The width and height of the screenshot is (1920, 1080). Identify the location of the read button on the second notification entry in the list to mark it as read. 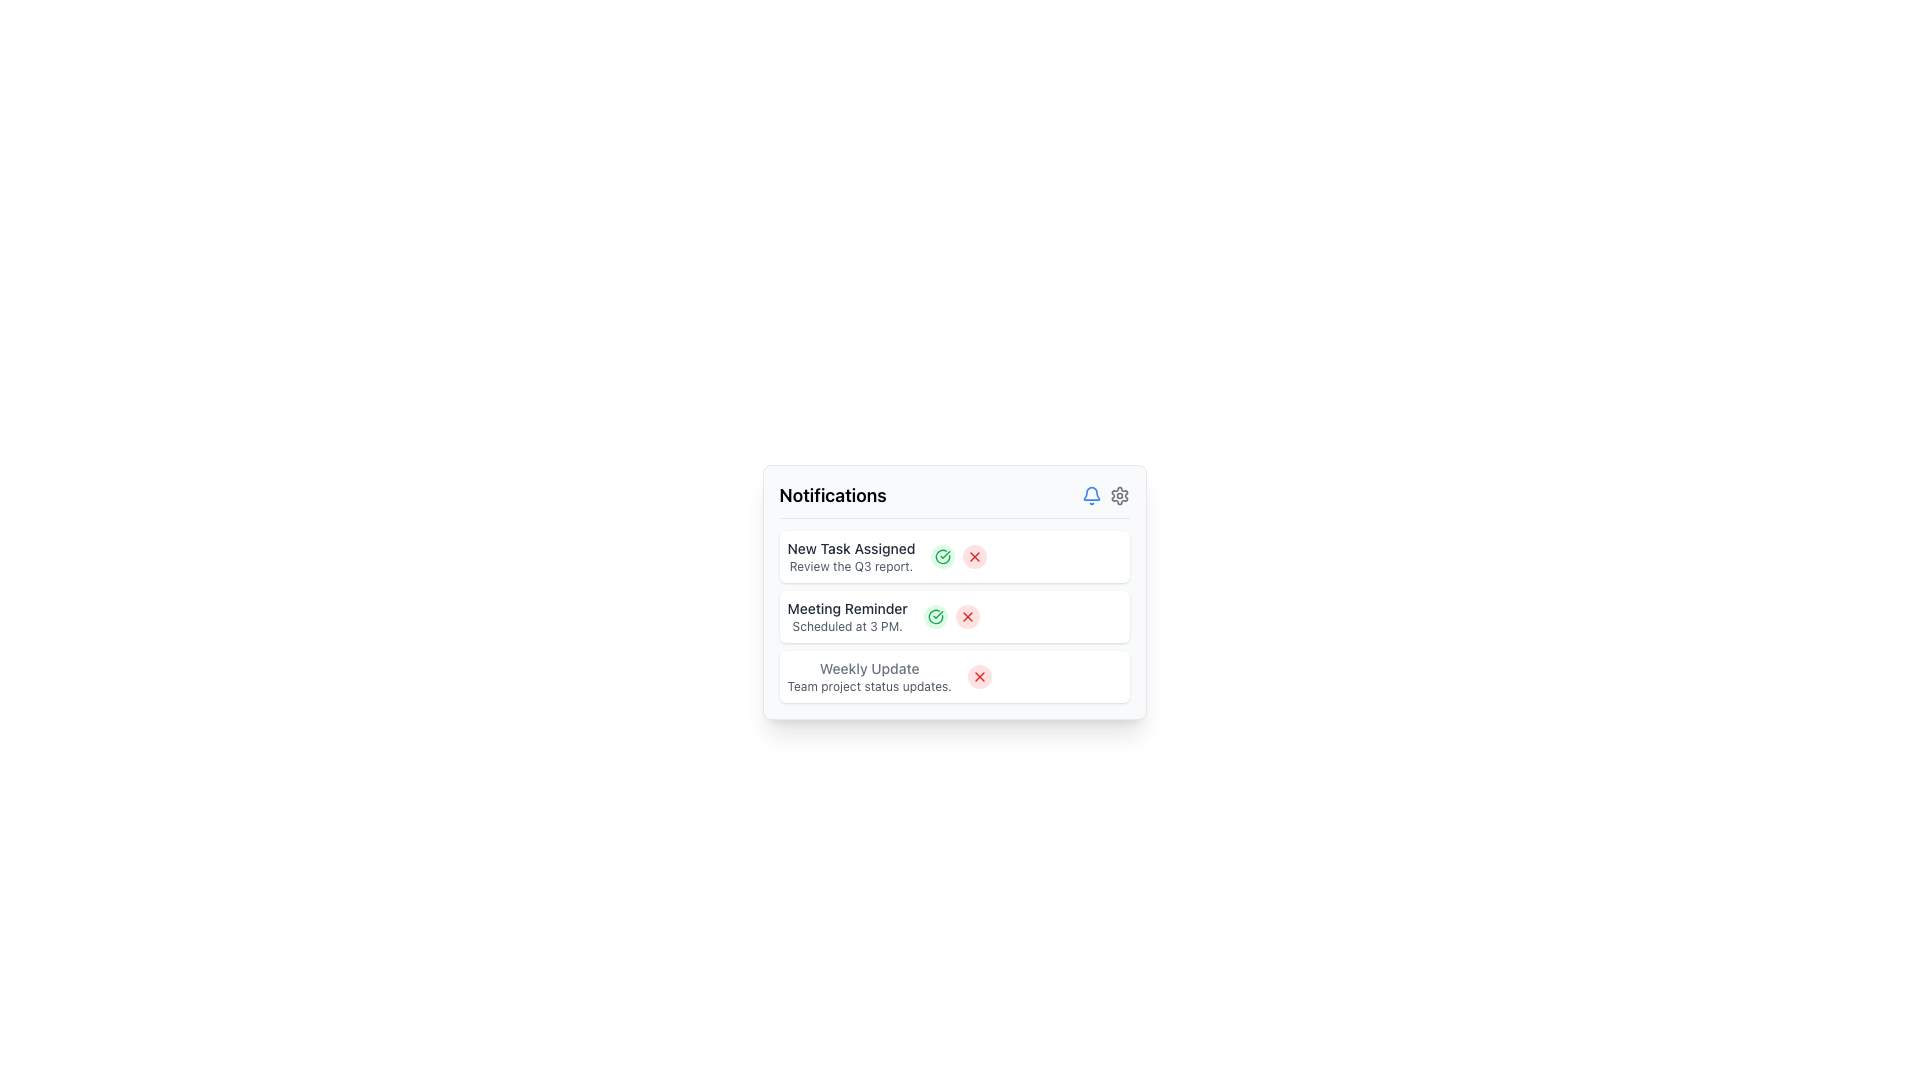
(953, 616).